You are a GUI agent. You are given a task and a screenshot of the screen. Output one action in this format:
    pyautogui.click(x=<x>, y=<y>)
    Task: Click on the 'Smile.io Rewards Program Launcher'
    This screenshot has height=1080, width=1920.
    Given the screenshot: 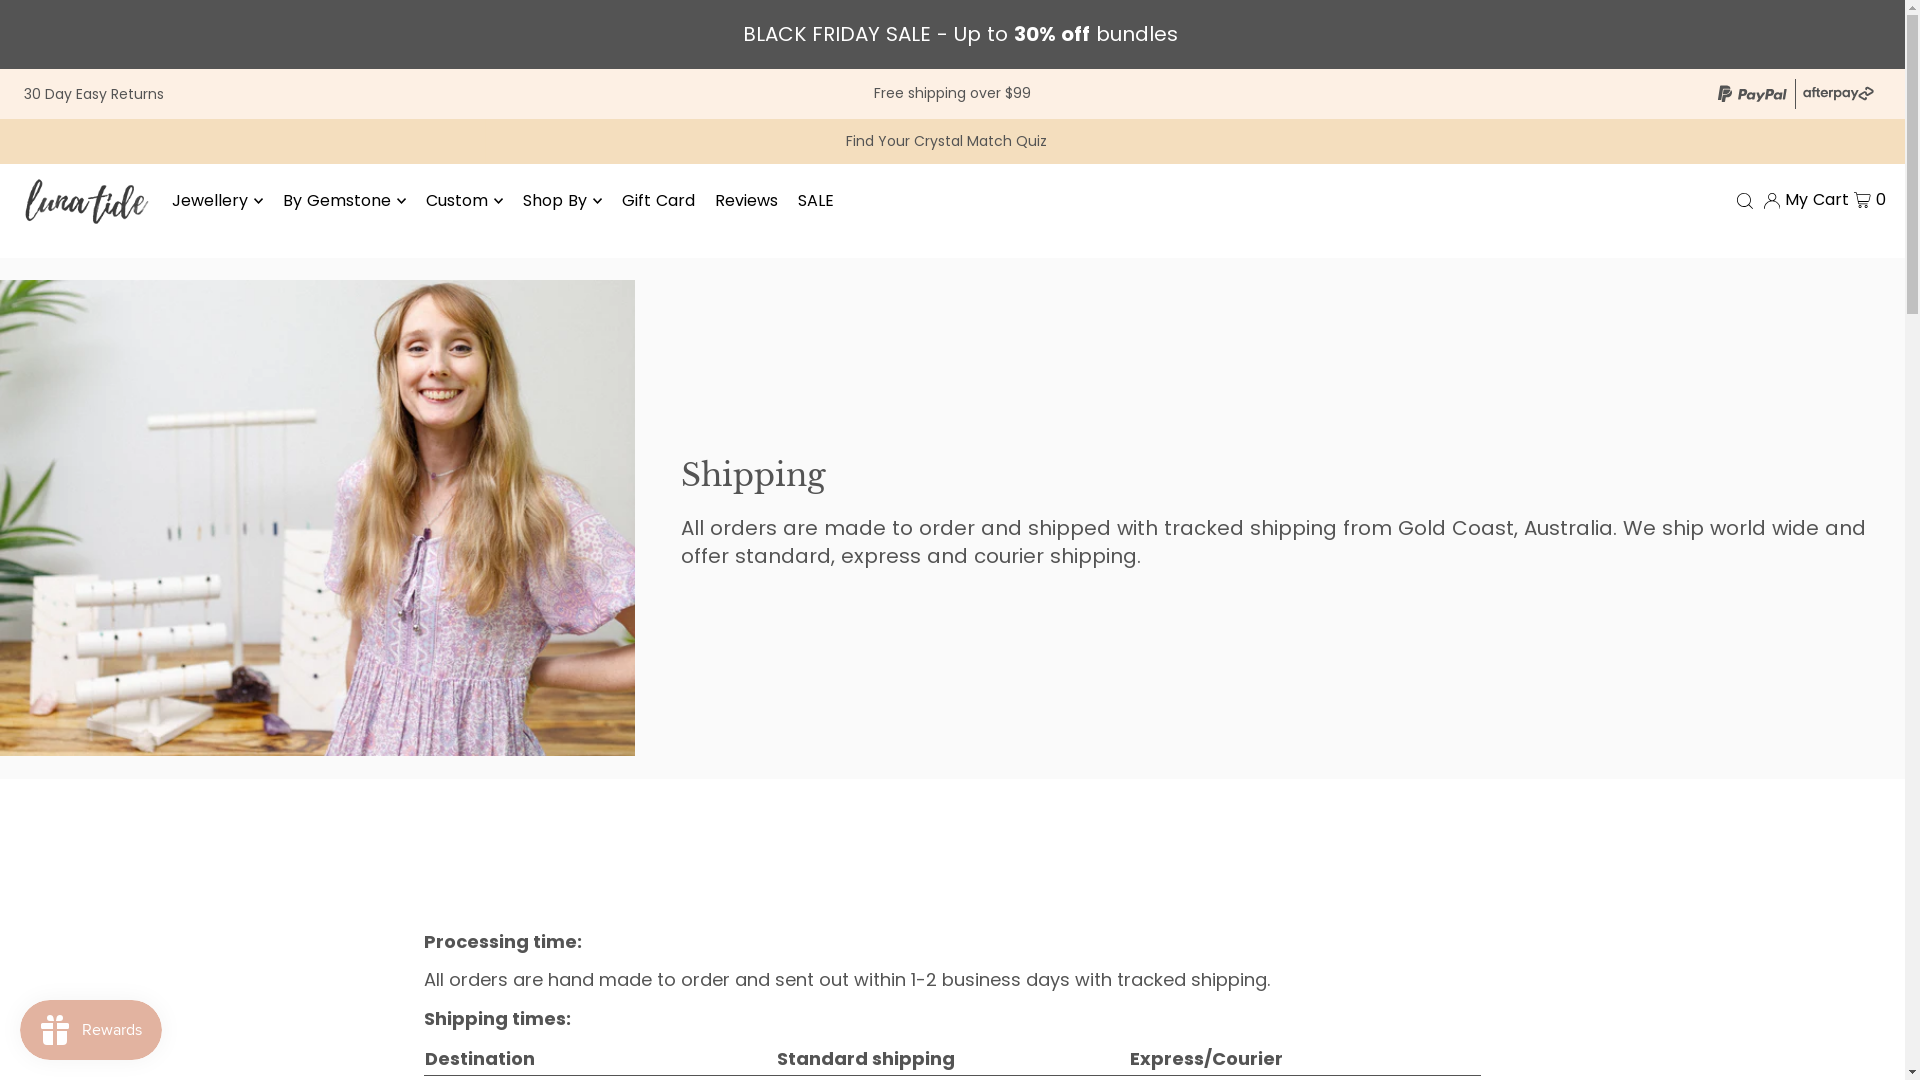 What is the action you would take?
    pyautogui.click(x=90, y=1029)
    